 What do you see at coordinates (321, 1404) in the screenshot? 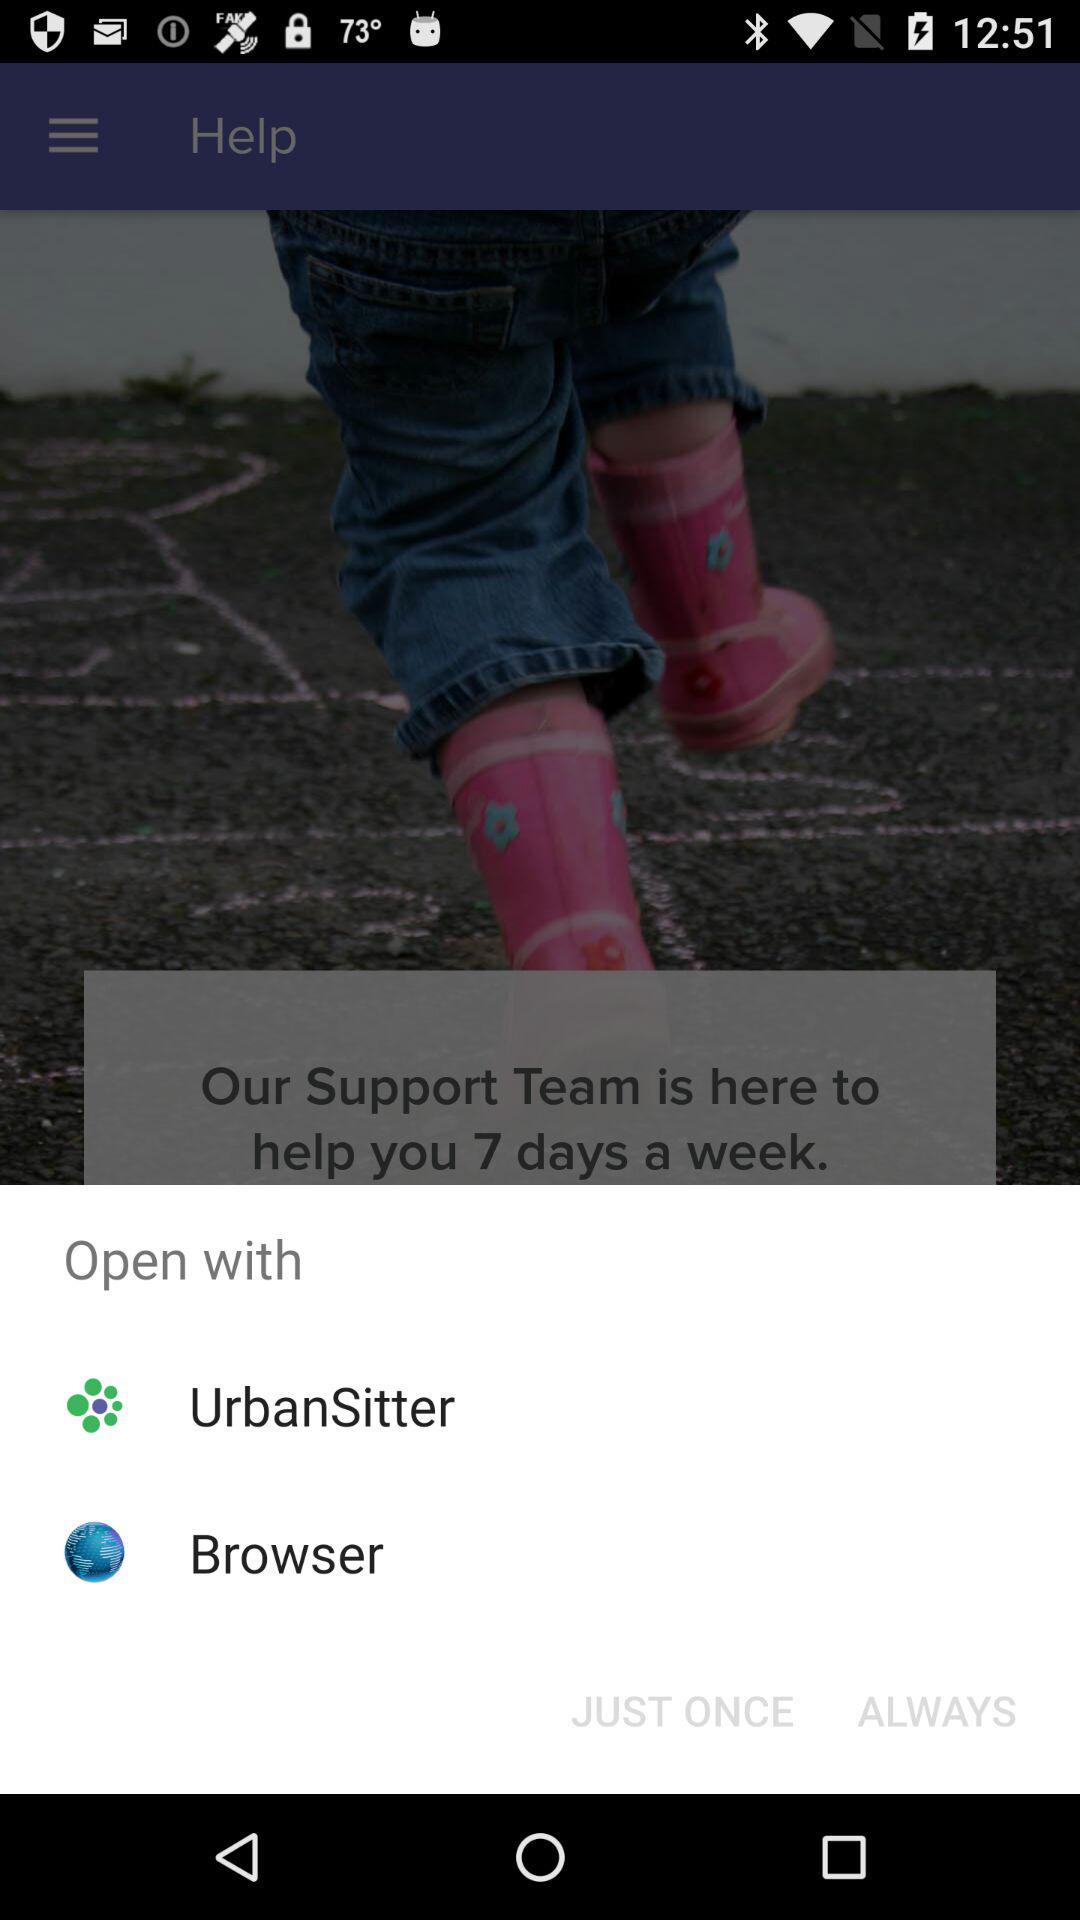
I see `the app below open with icon` at bounding box center [321, 1404].